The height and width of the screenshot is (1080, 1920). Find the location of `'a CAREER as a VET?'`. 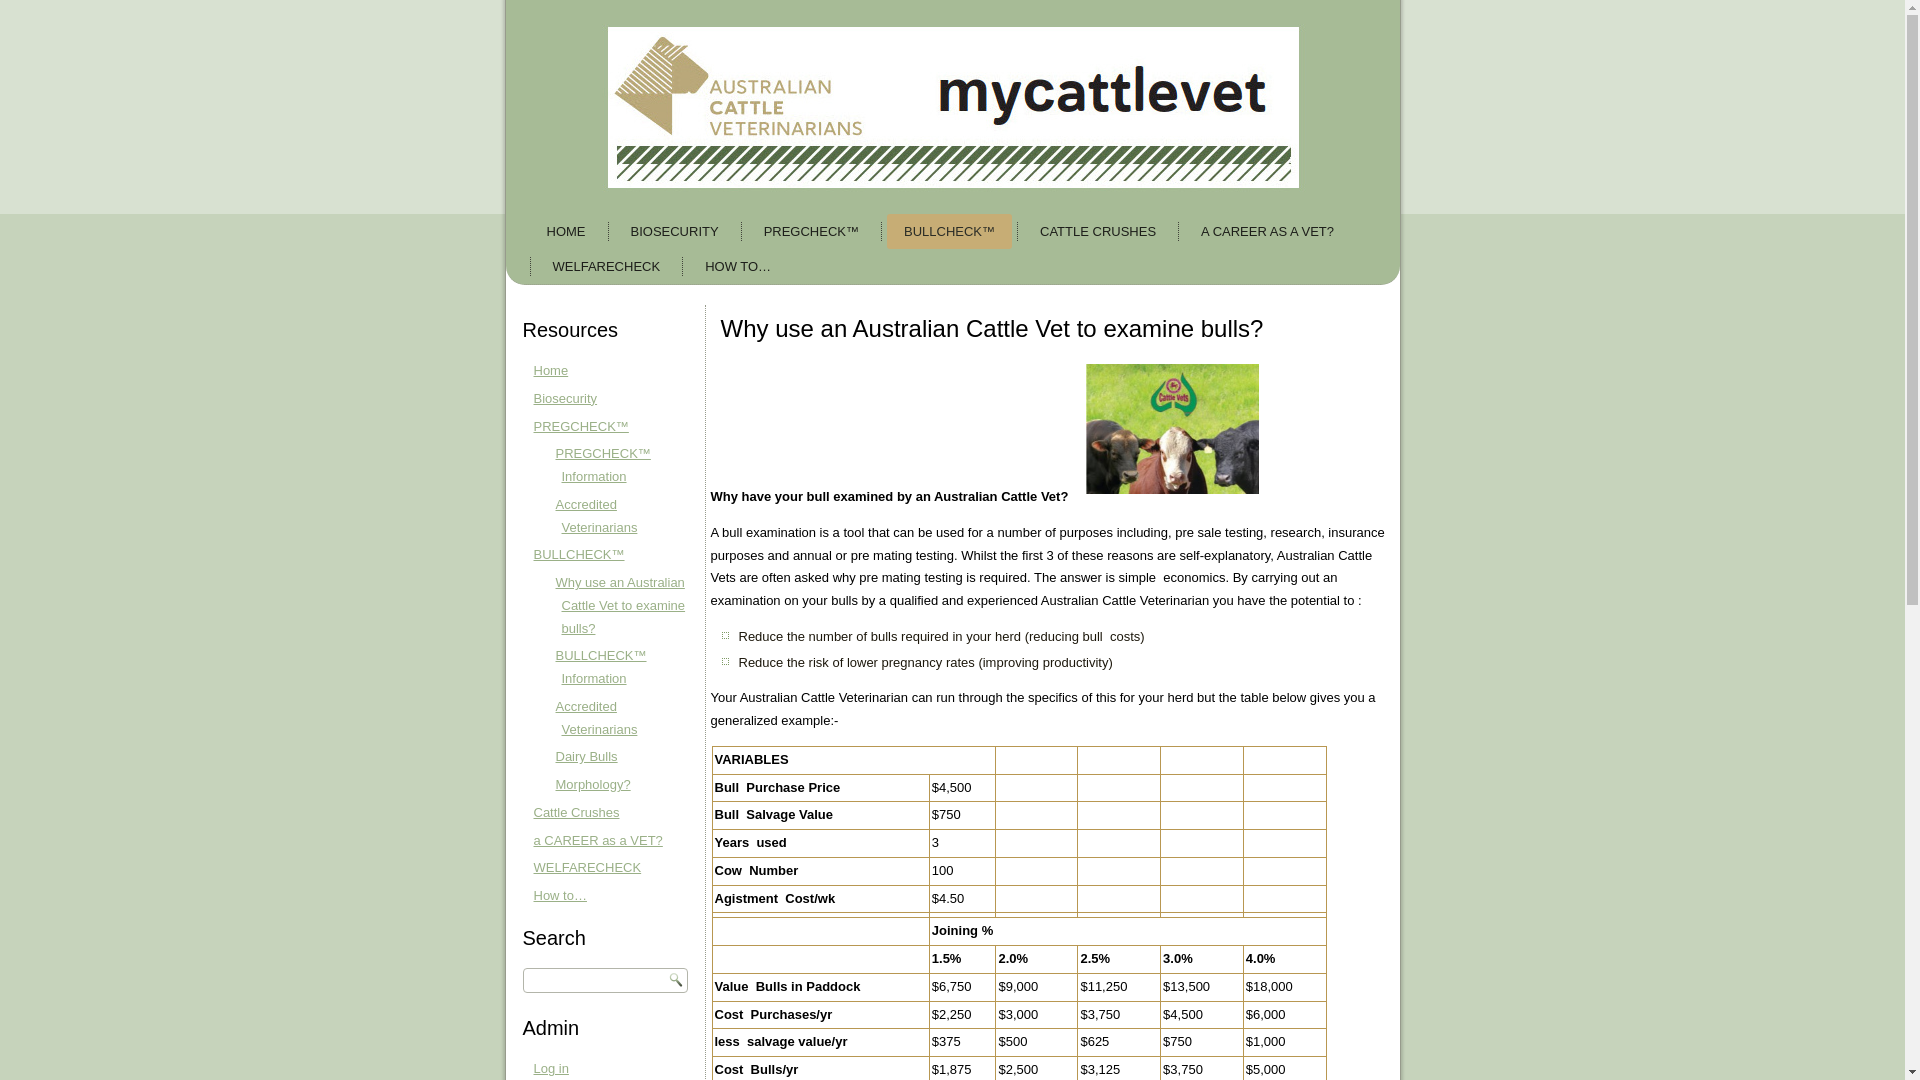

'a CAREER as a VET?' is located at coordinates (597, 839).